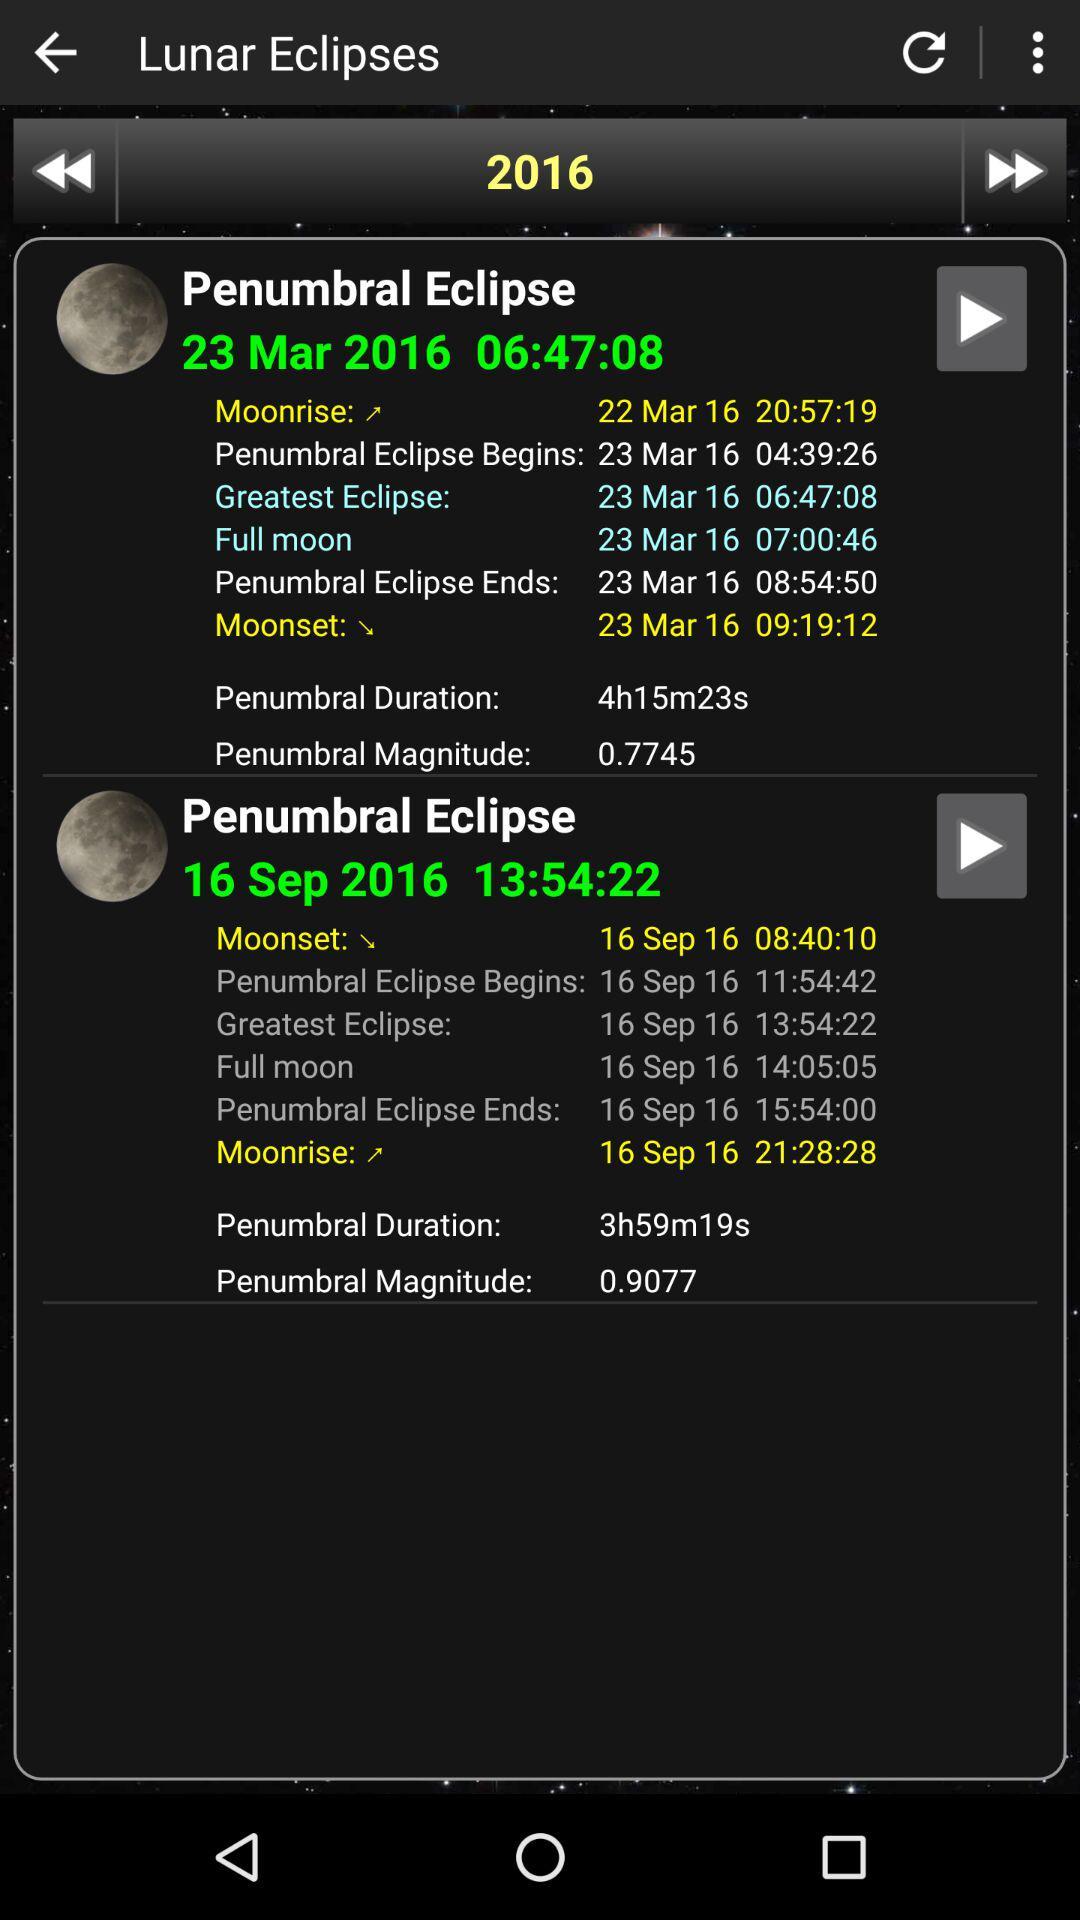  What do you see at coordinates (1015, 171) in the screenshot?
I see `next page` at bounding box center [1015, 171].